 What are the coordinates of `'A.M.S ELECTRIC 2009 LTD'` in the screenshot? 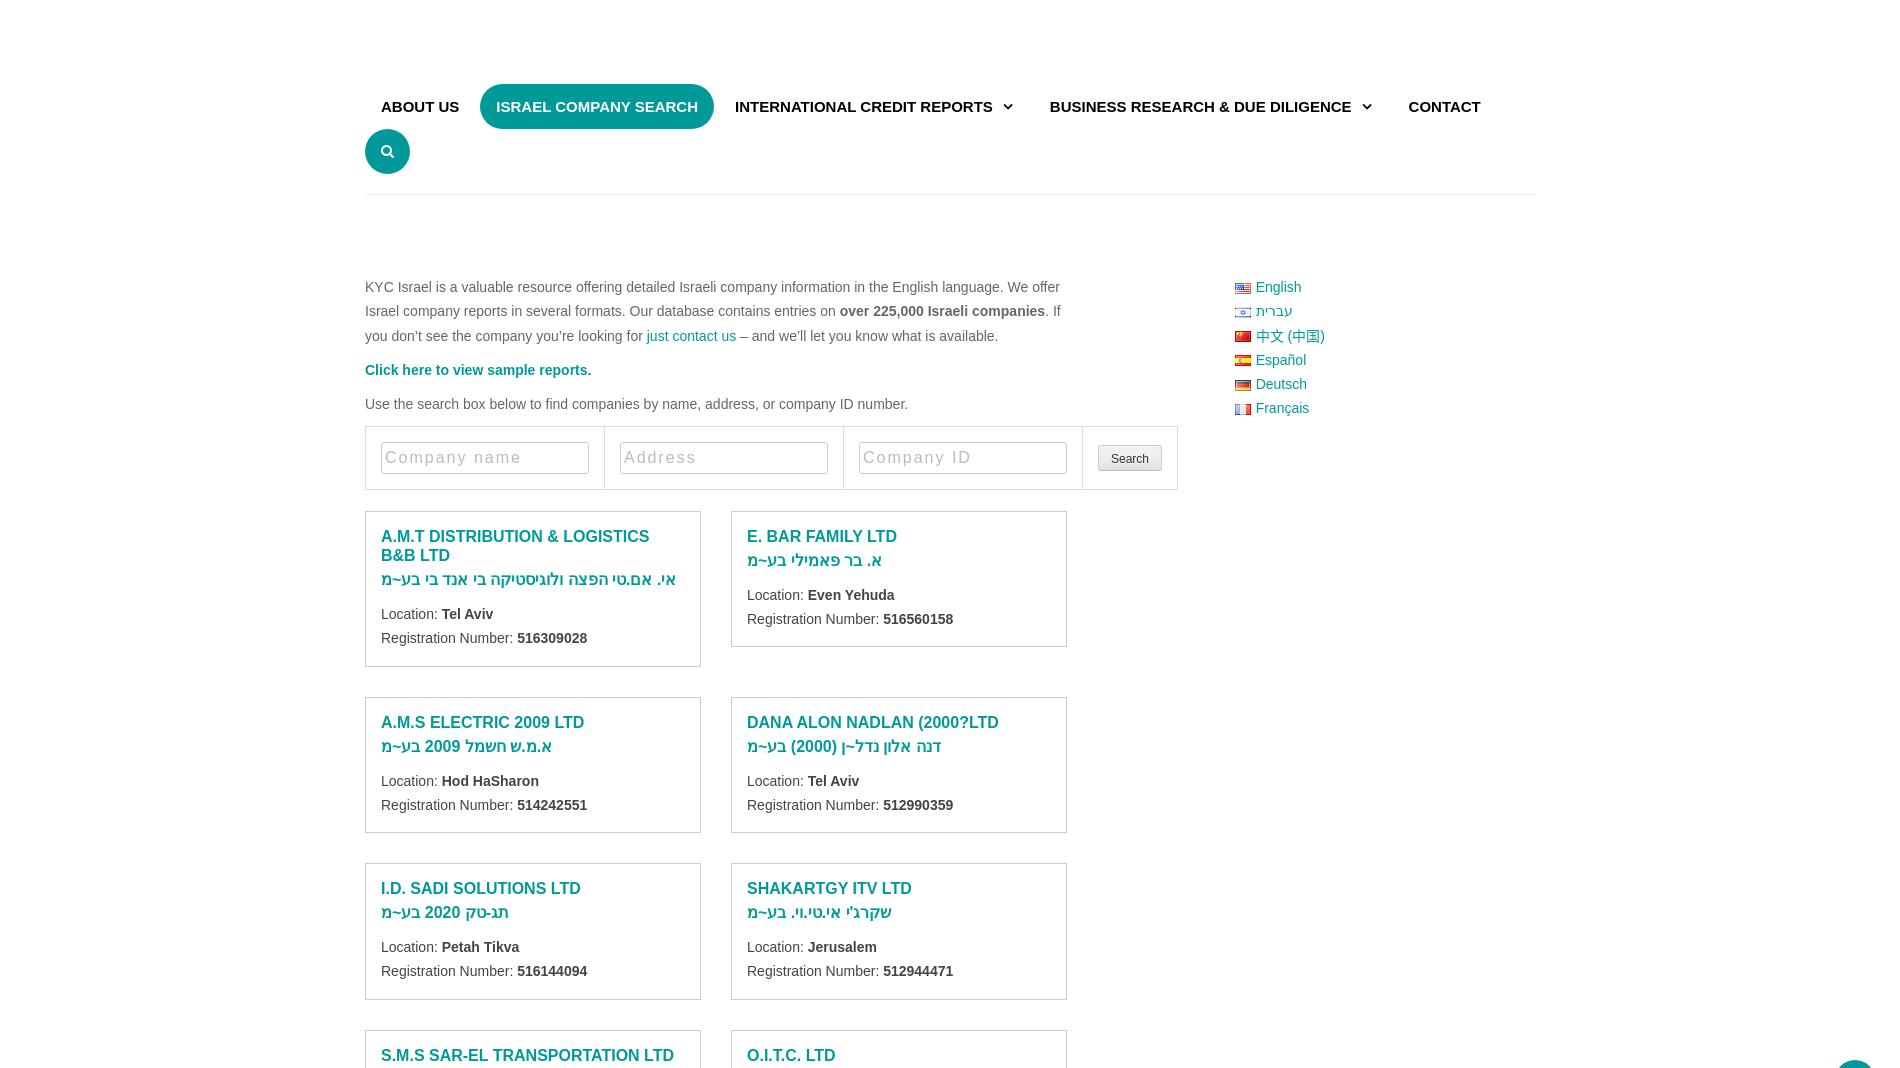 It's located at (482, 721).